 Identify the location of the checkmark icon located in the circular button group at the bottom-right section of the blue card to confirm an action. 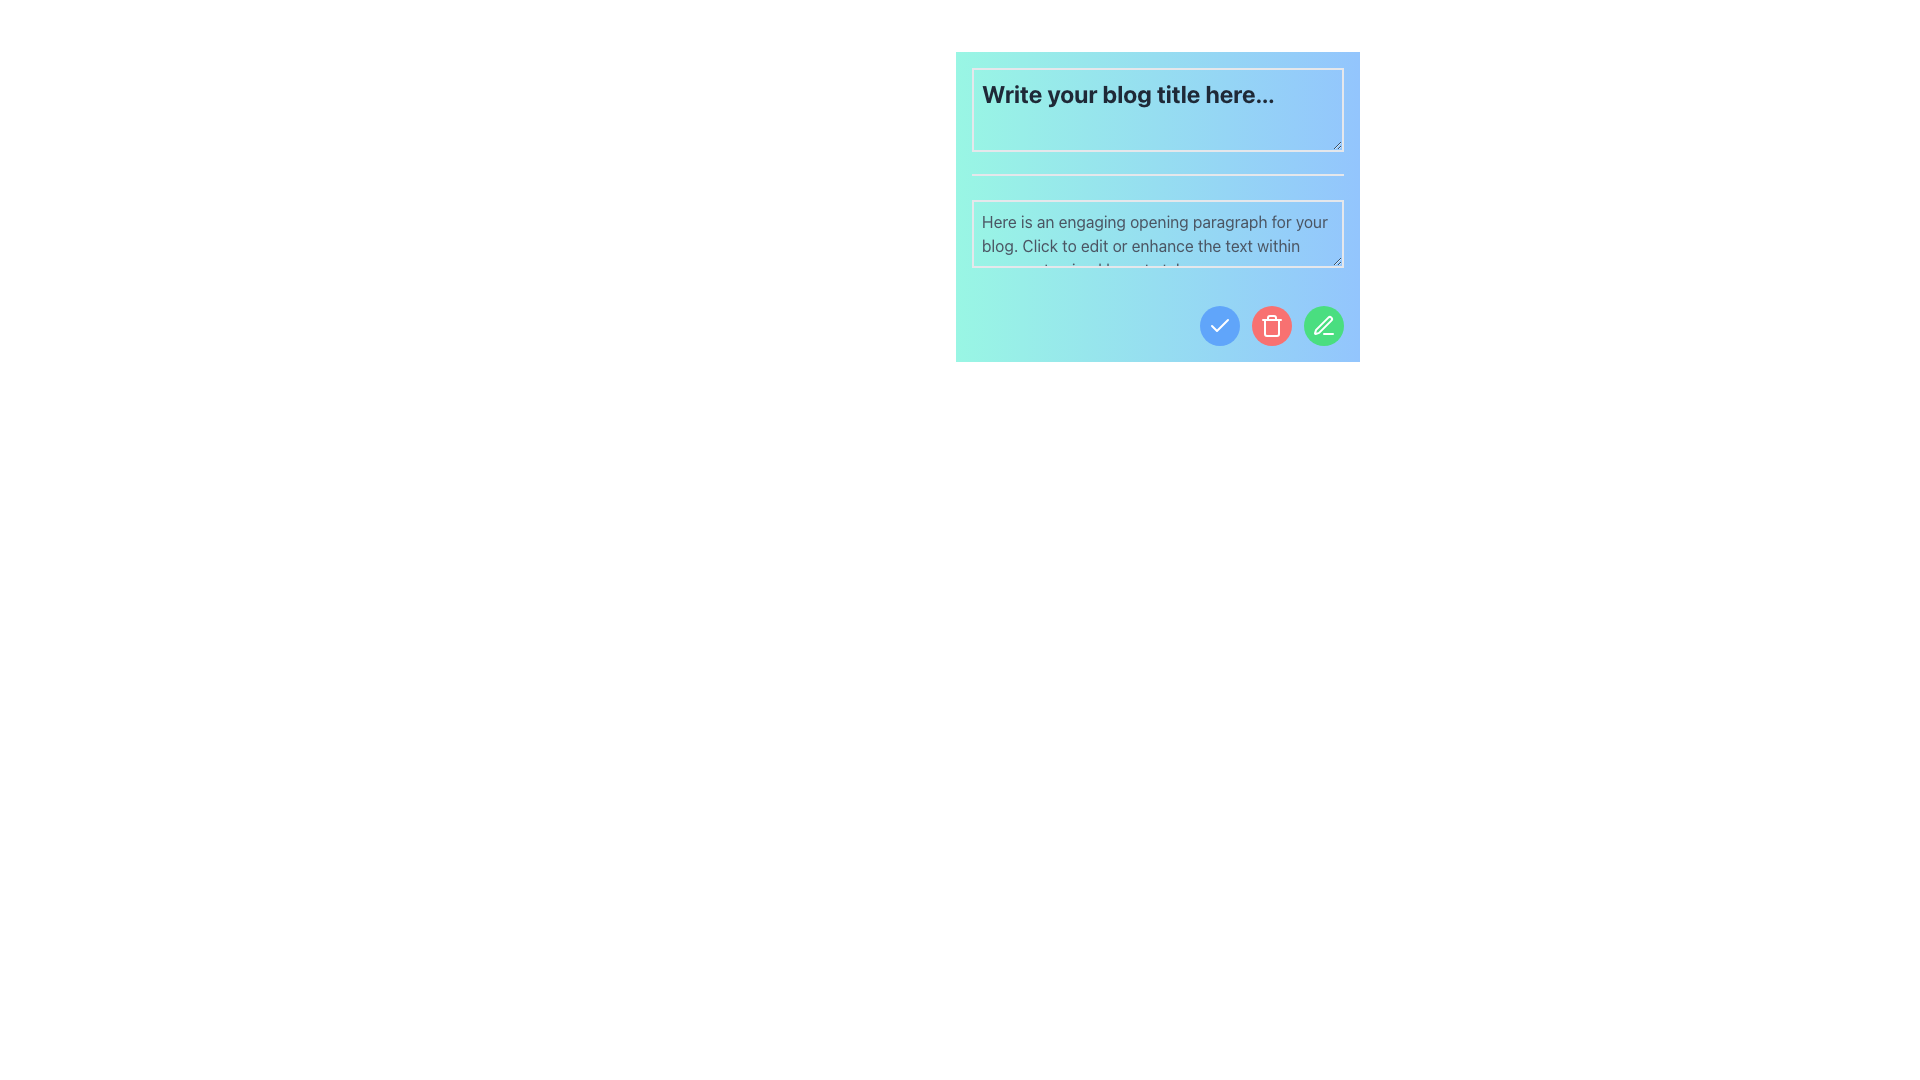
(1218, 323).